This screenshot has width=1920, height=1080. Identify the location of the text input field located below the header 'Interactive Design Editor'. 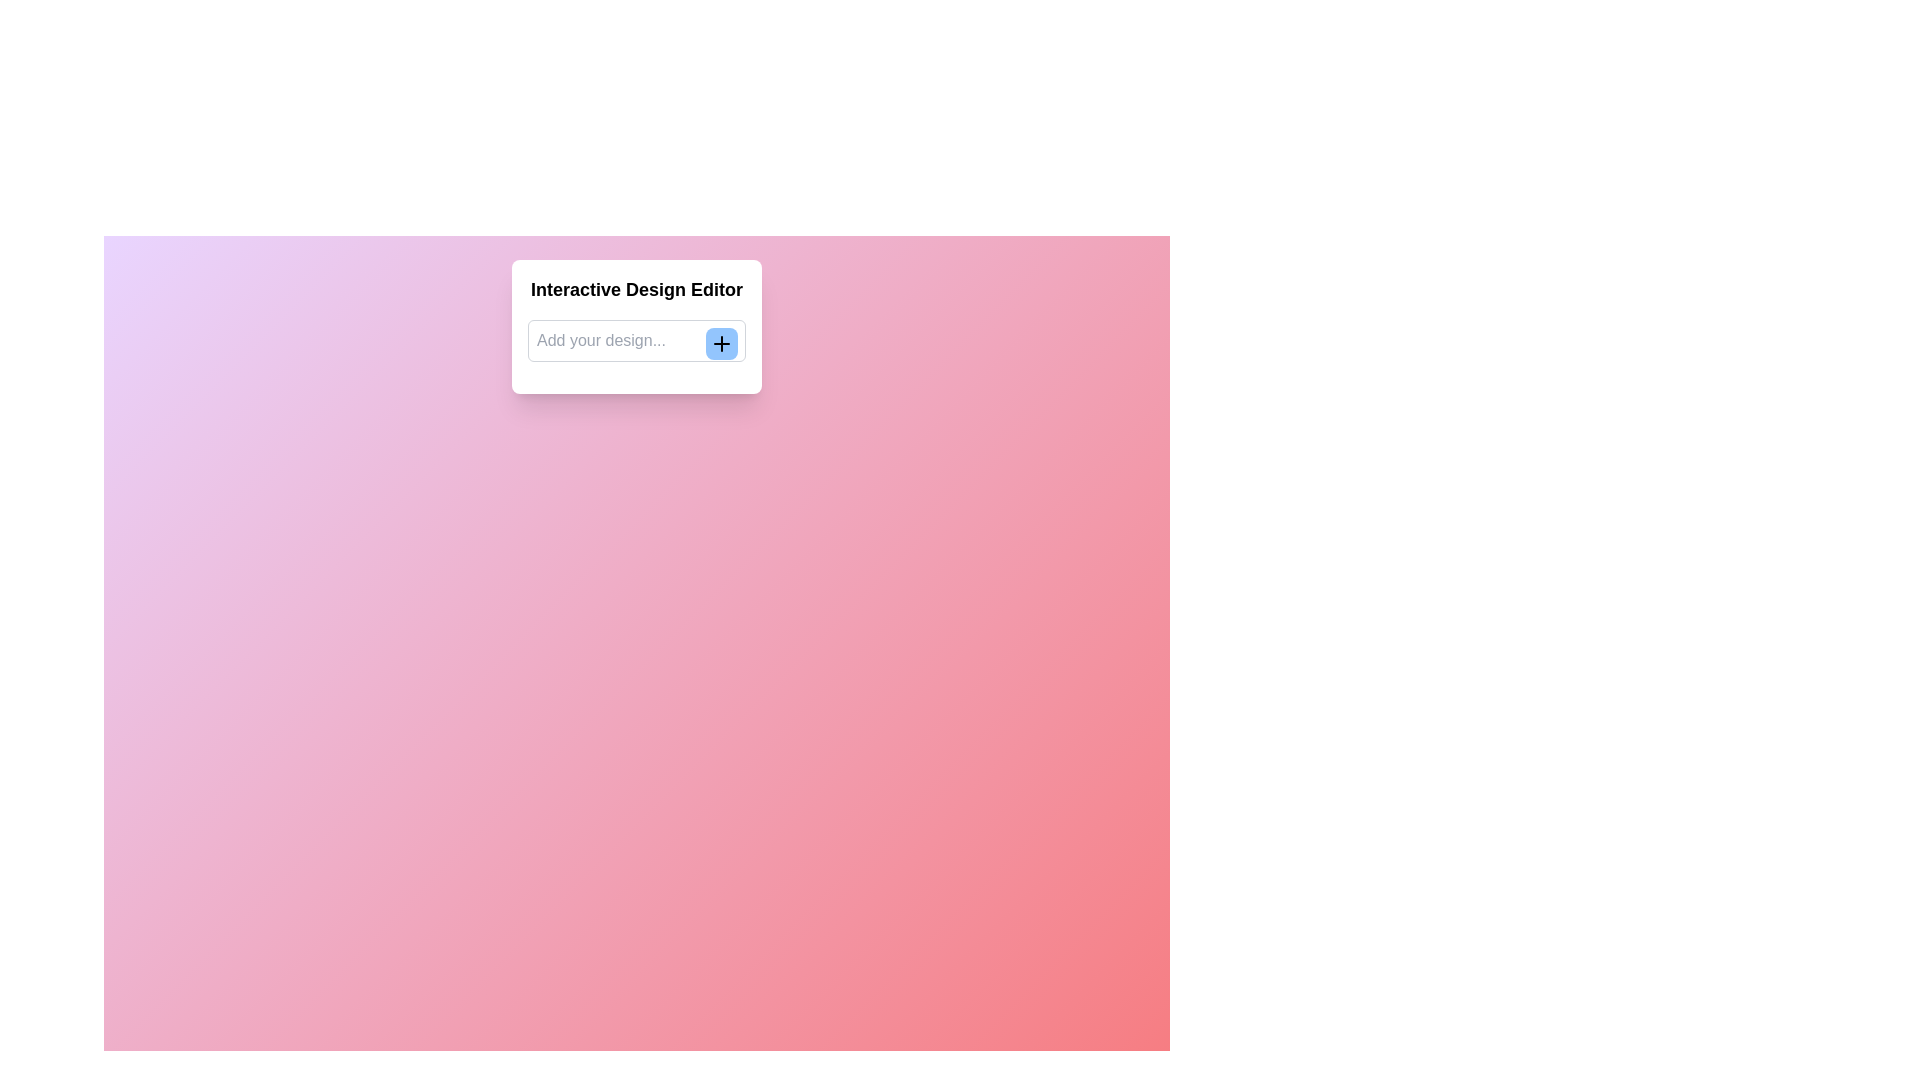
(636, 339).